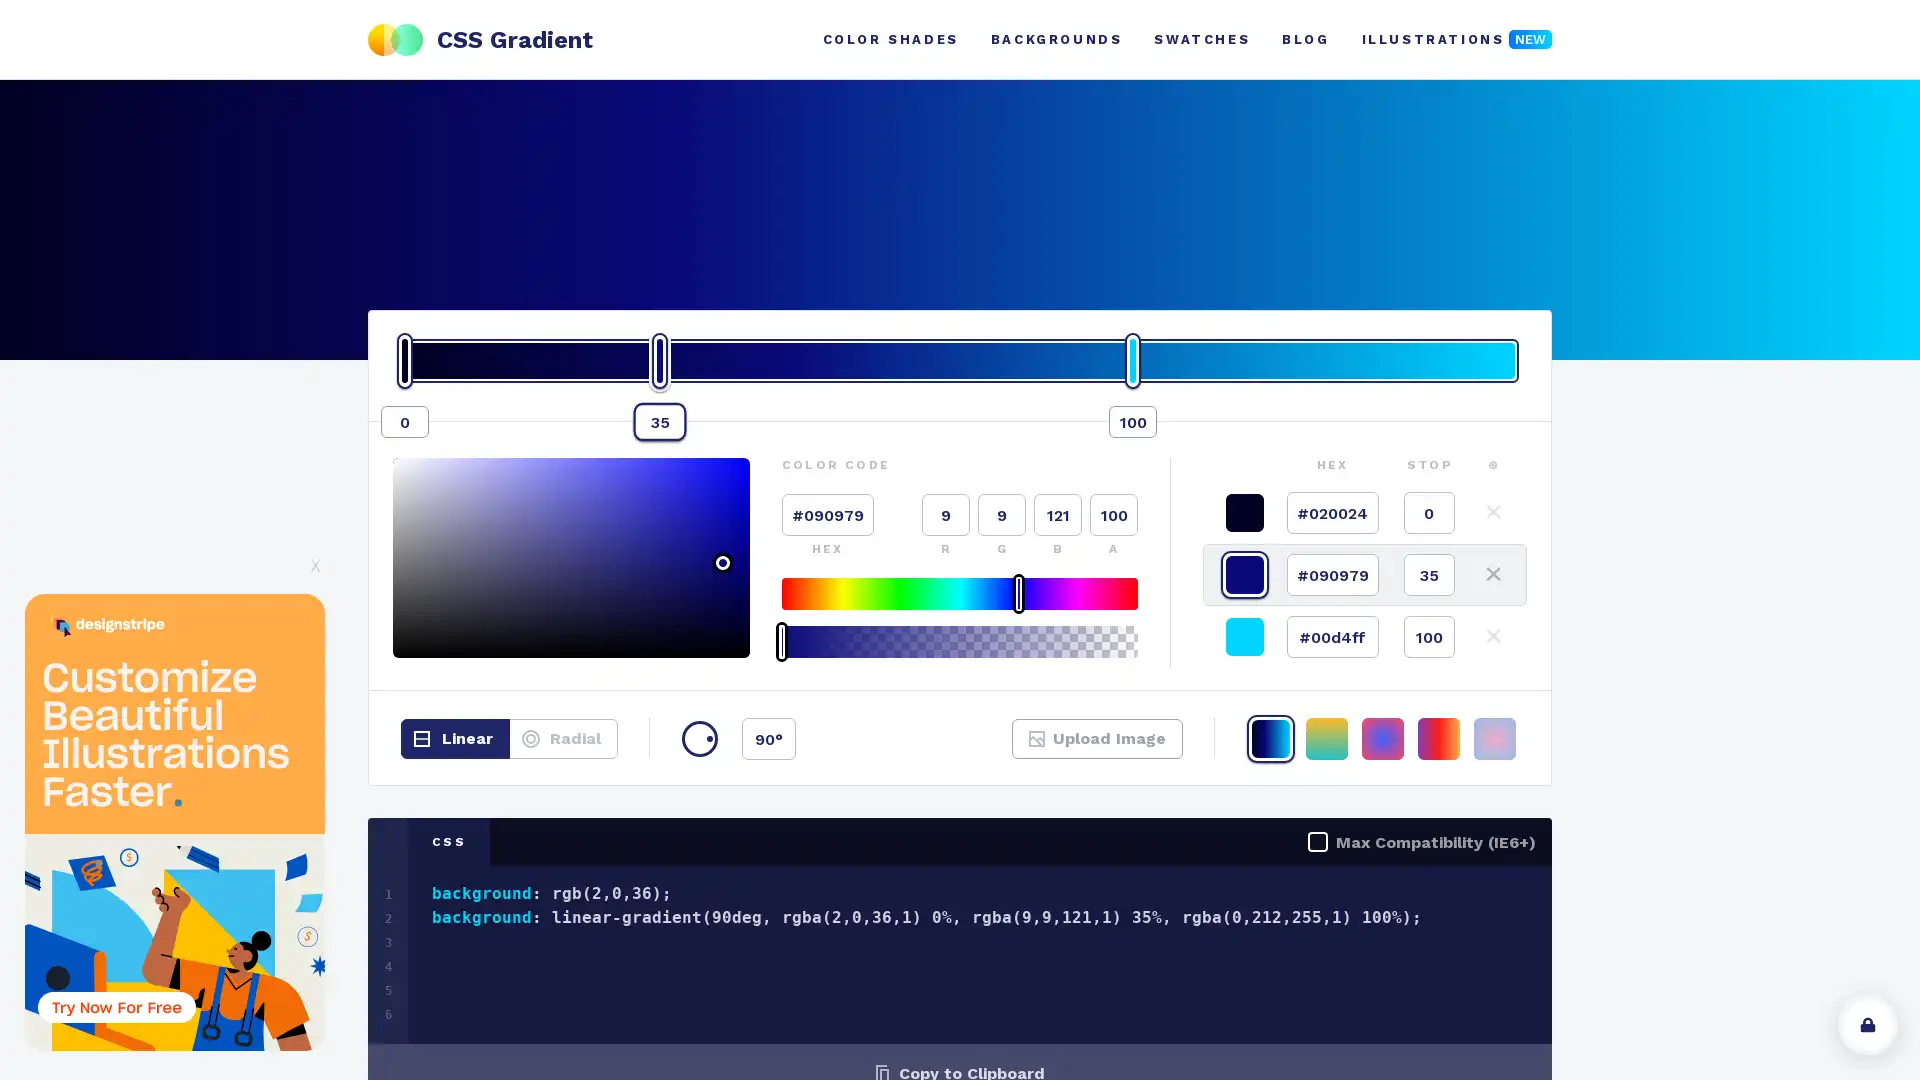 This screenshot has width=1920, height=1080. I want to click on Radial, so click(562, 739).